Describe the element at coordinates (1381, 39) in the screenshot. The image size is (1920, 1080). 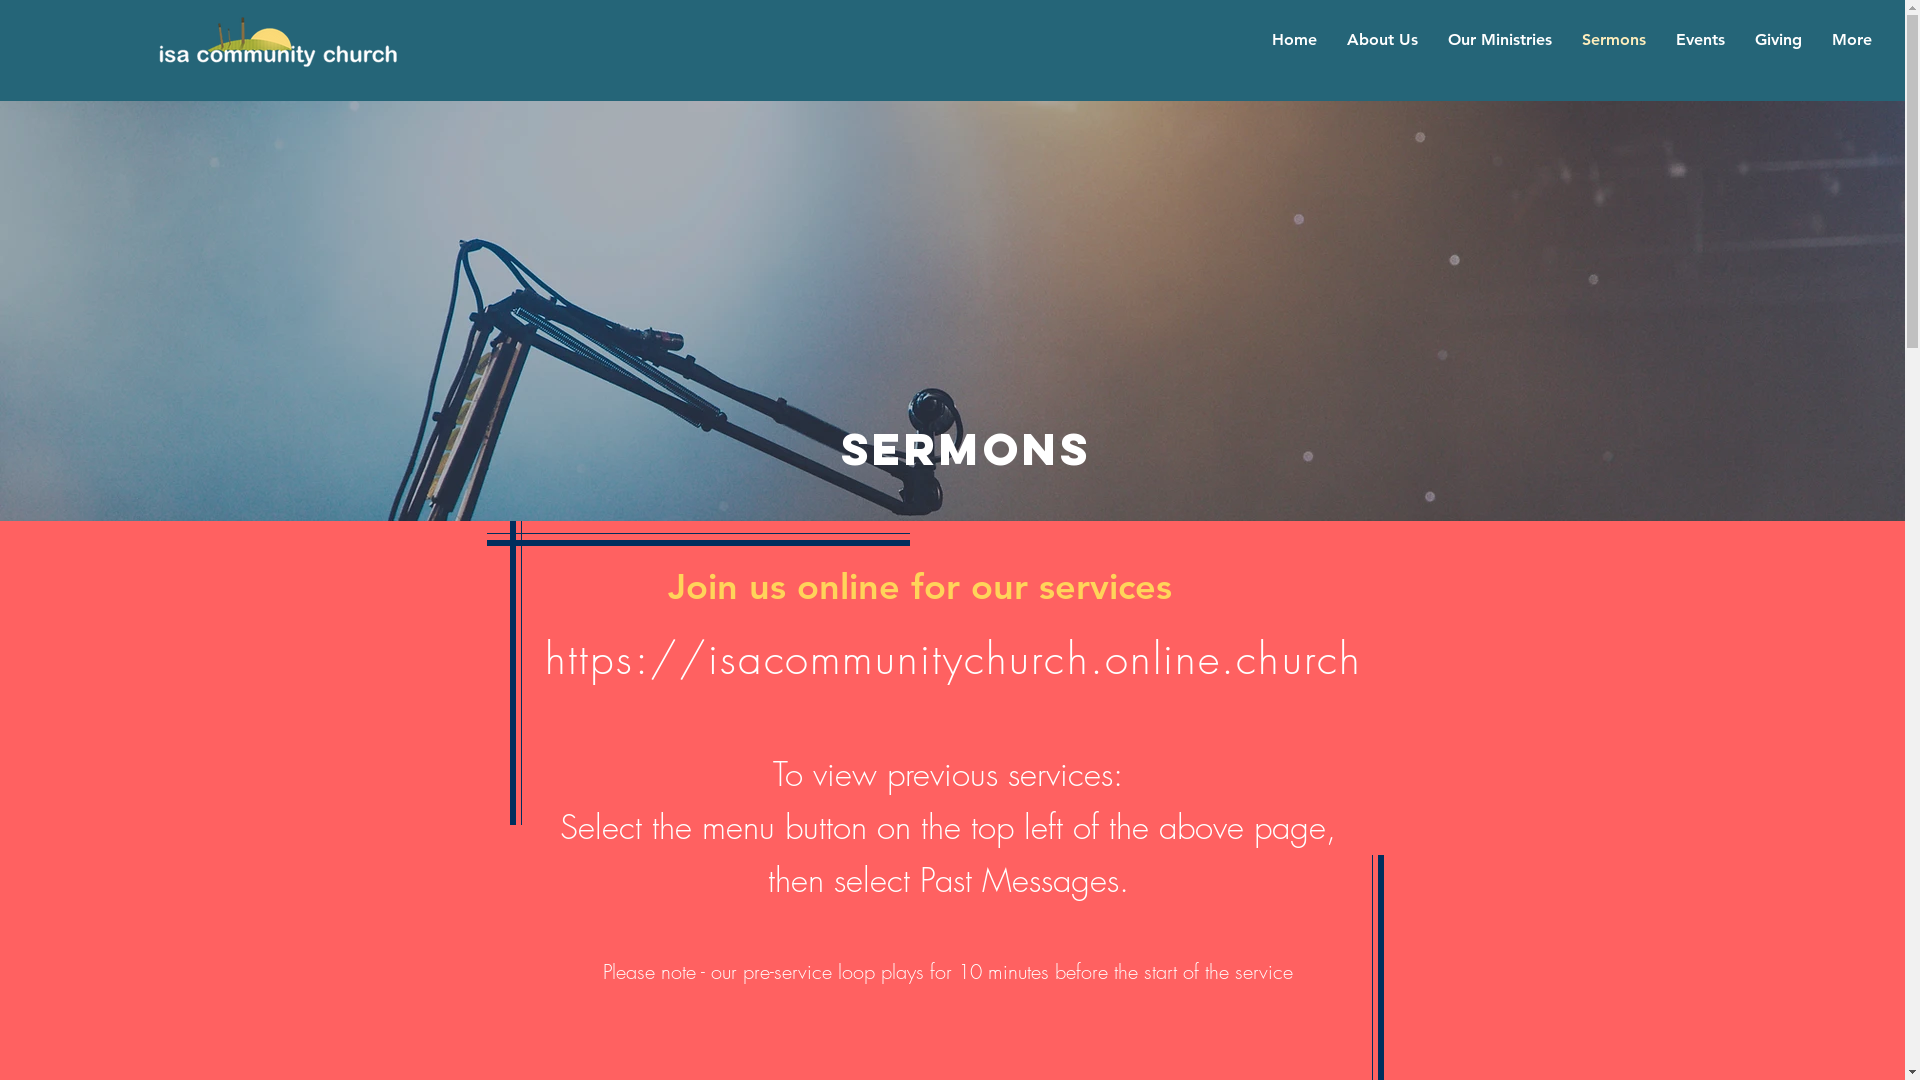
I see `'About Us'` at that location.